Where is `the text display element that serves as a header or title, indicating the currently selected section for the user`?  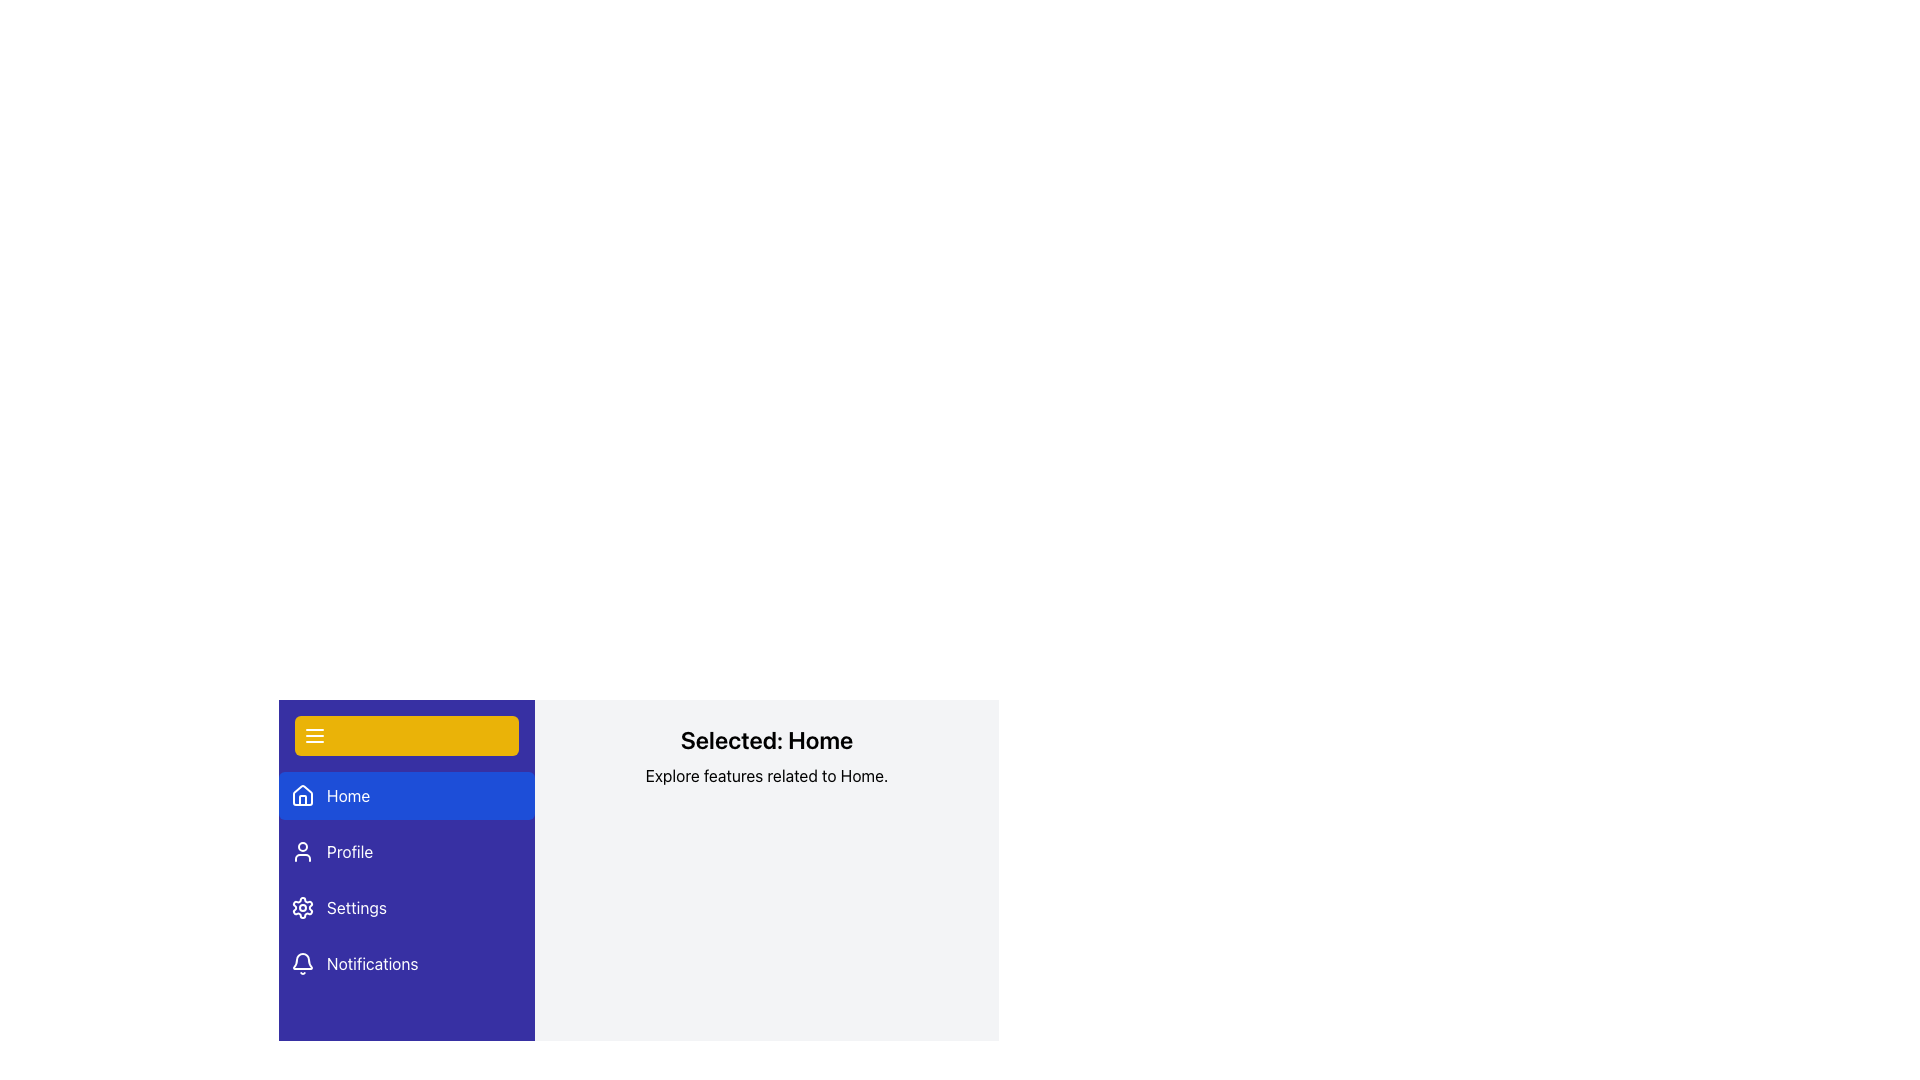 the text display element that serves as a header or title, indicating the currently selected section for the user is located at coordinates (766, 740).